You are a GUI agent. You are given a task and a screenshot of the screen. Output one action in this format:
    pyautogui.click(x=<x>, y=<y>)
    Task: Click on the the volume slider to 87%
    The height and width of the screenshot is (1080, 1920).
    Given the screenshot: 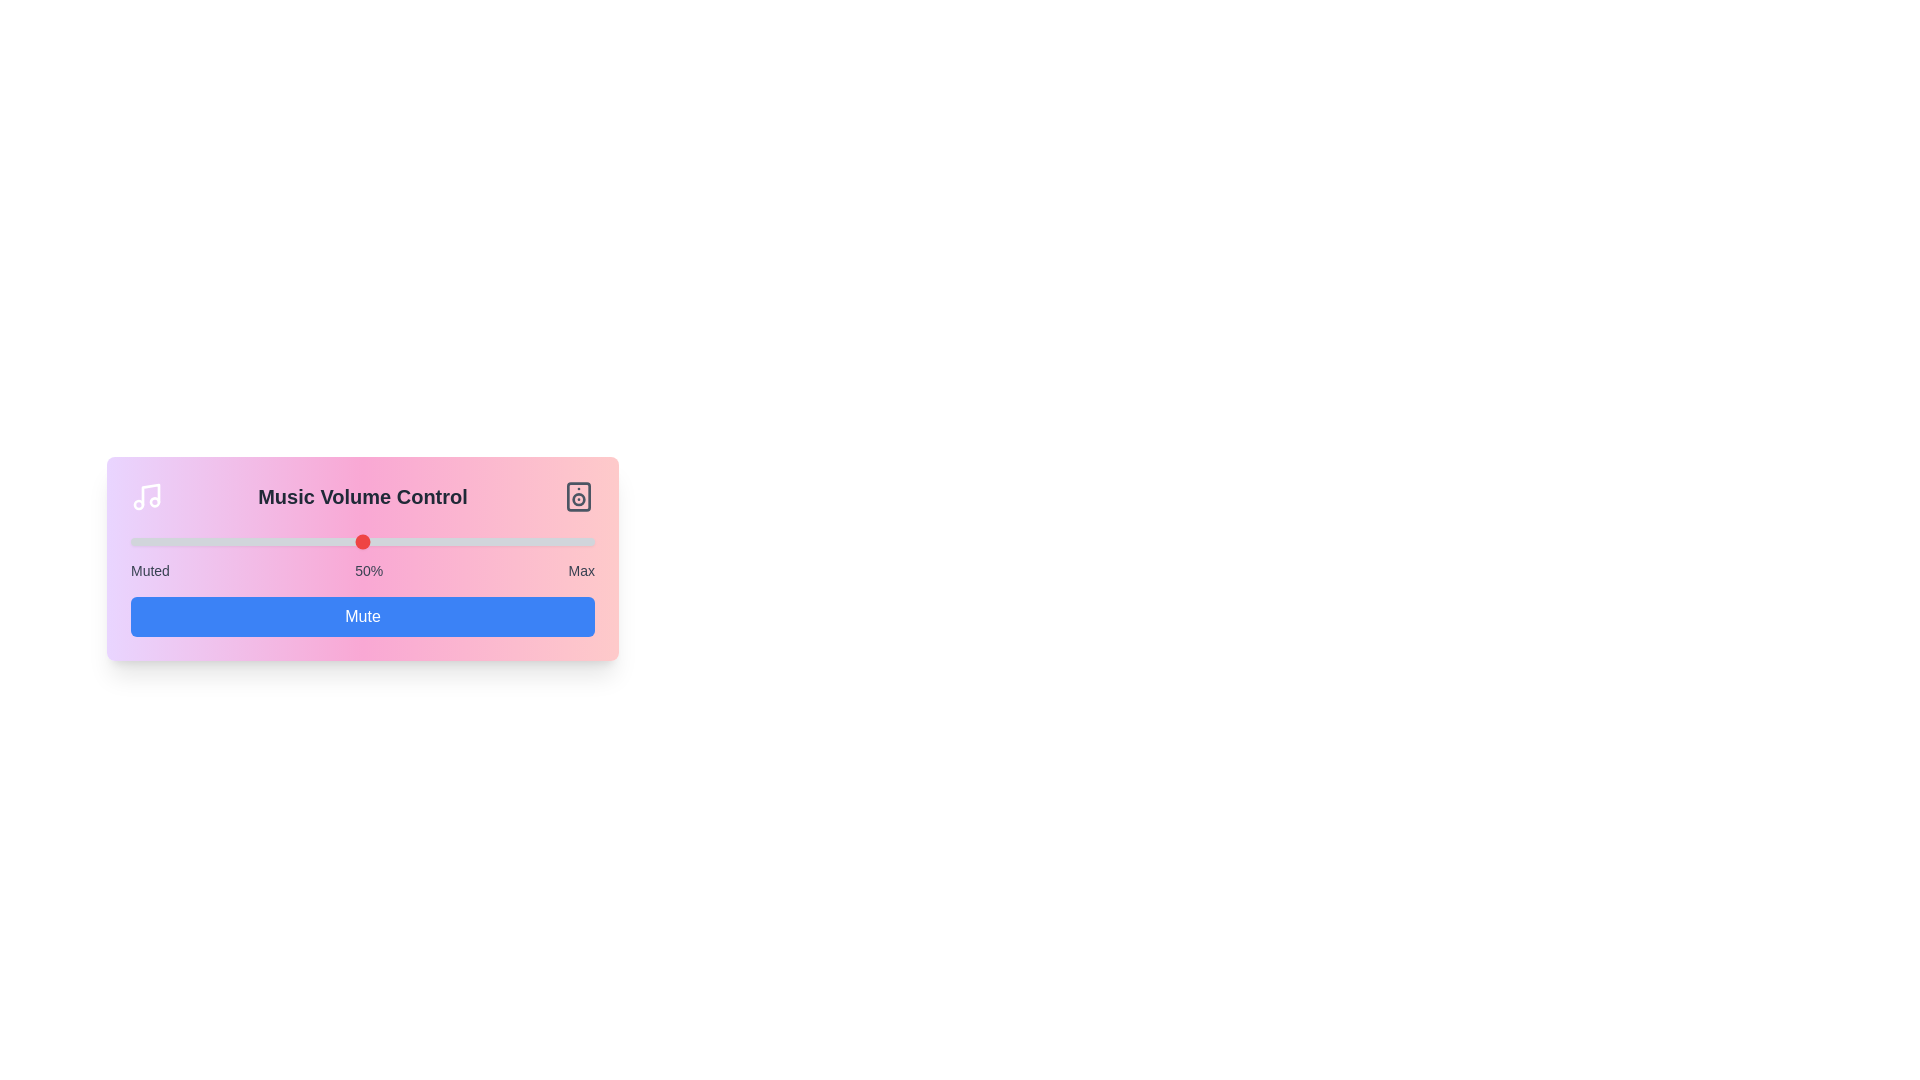 What is the action you would take?
    pyautogui.click(x=534, y=542)
    